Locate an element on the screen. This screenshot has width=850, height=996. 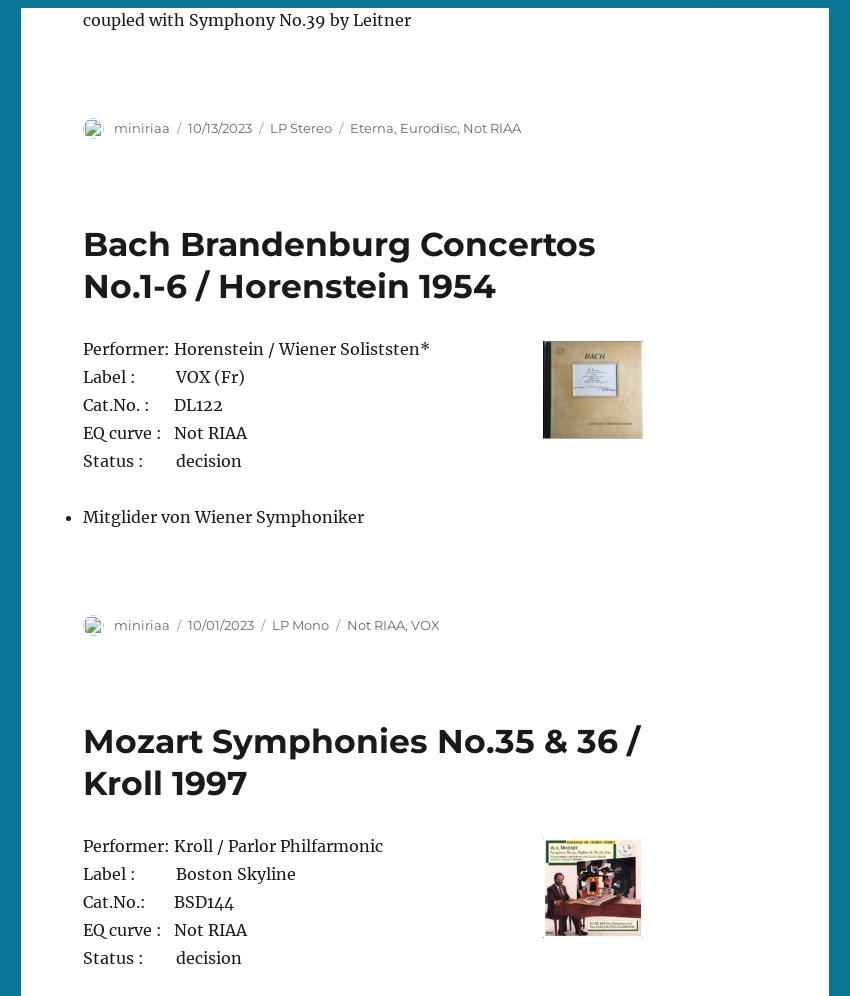
'Mitglider von Wiener Symphoniker' is located at coordinates (223, 516).